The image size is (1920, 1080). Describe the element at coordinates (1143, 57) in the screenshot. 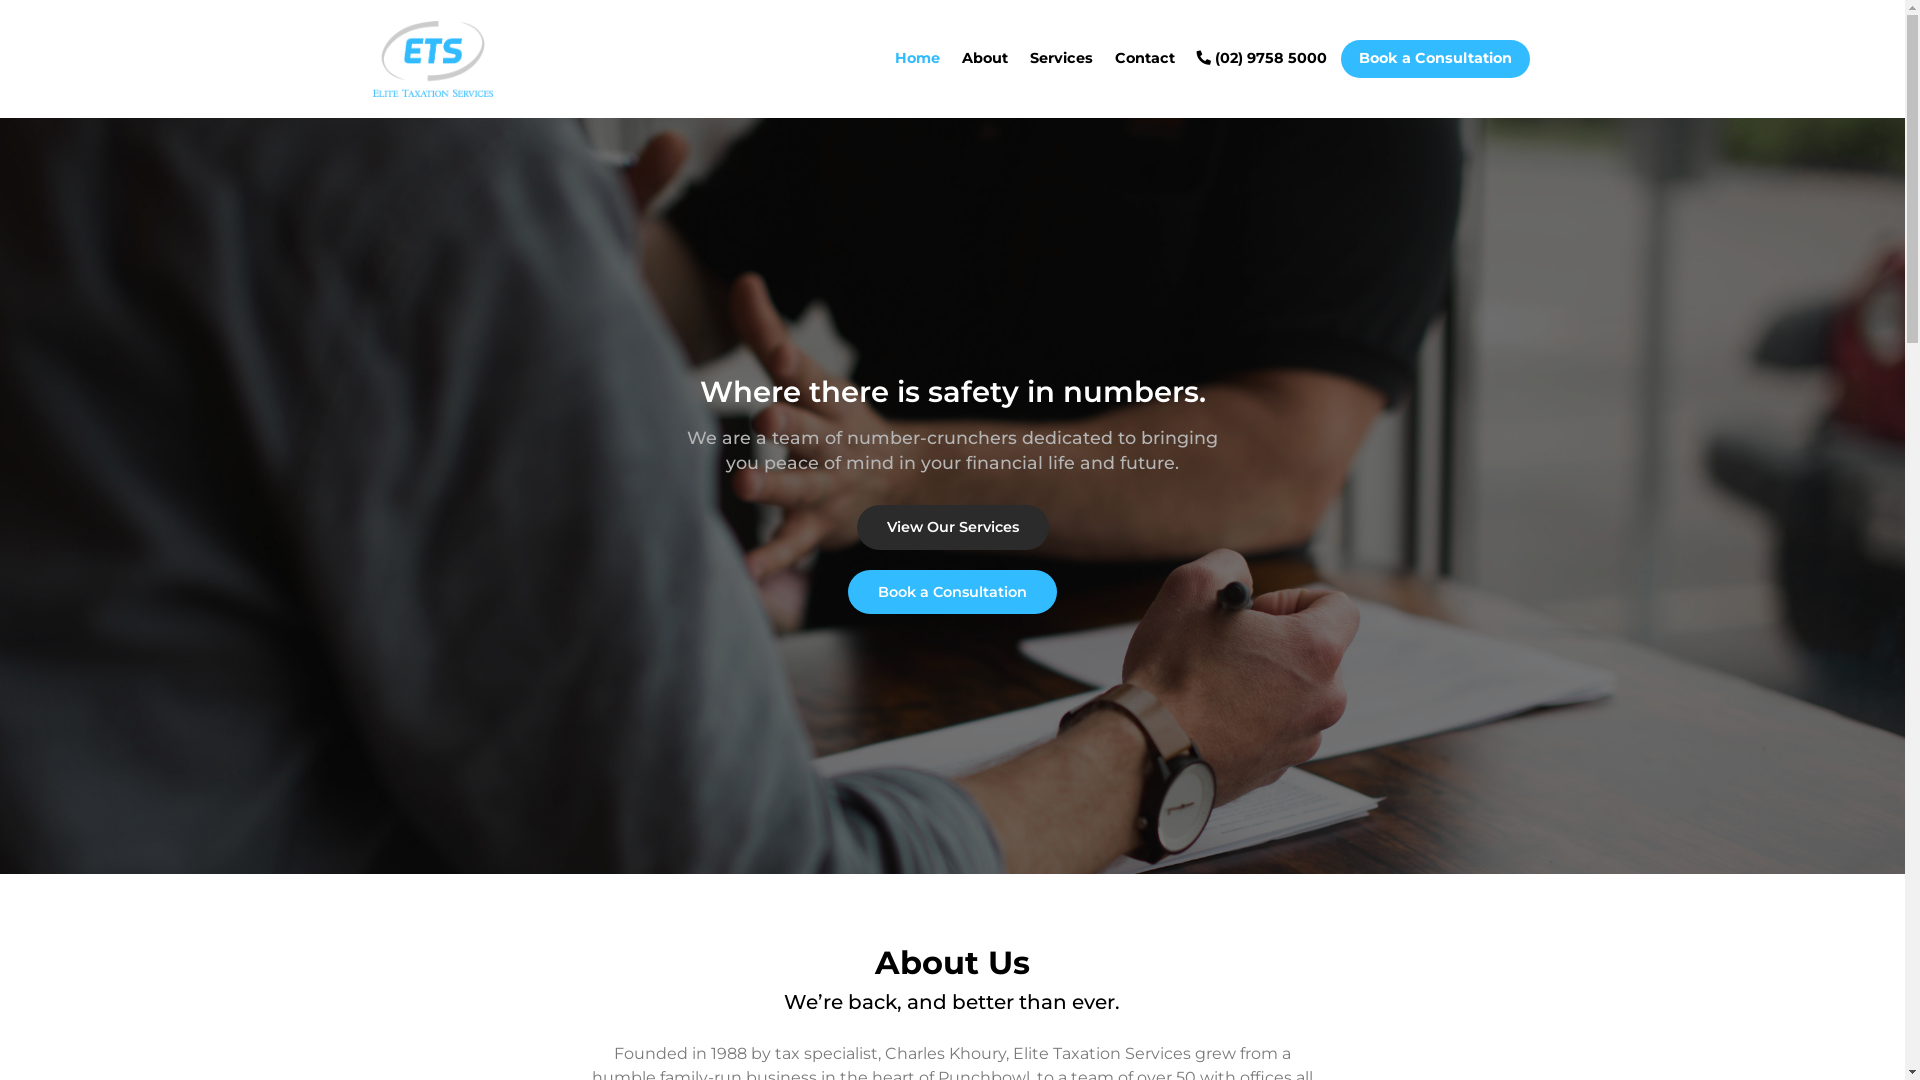

I see `'Contact'` at that location.